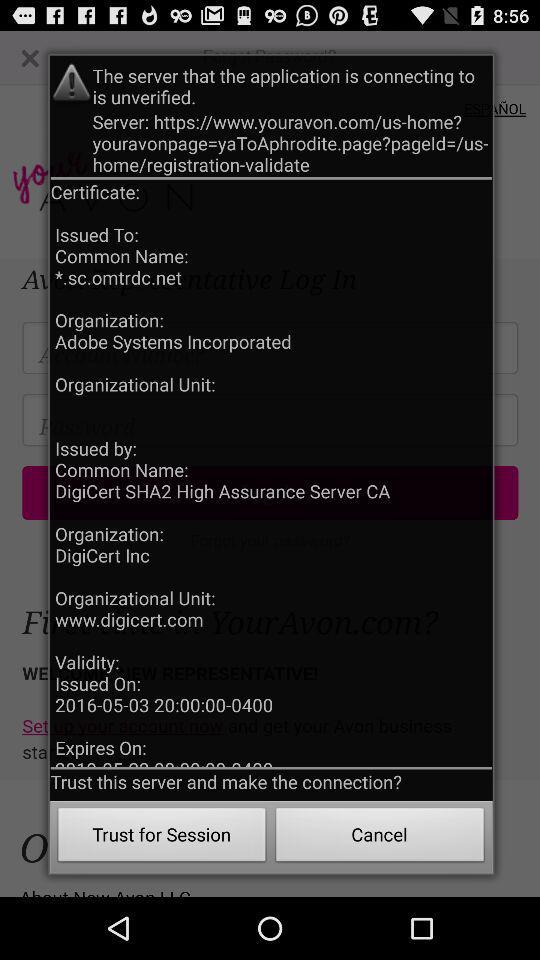 Image resolution: width=540 pixels, height=960 pixels. What do you see at coordinates (380, 837) in the screenshot?
I see `the cancel` at bounding box center [380, 837].